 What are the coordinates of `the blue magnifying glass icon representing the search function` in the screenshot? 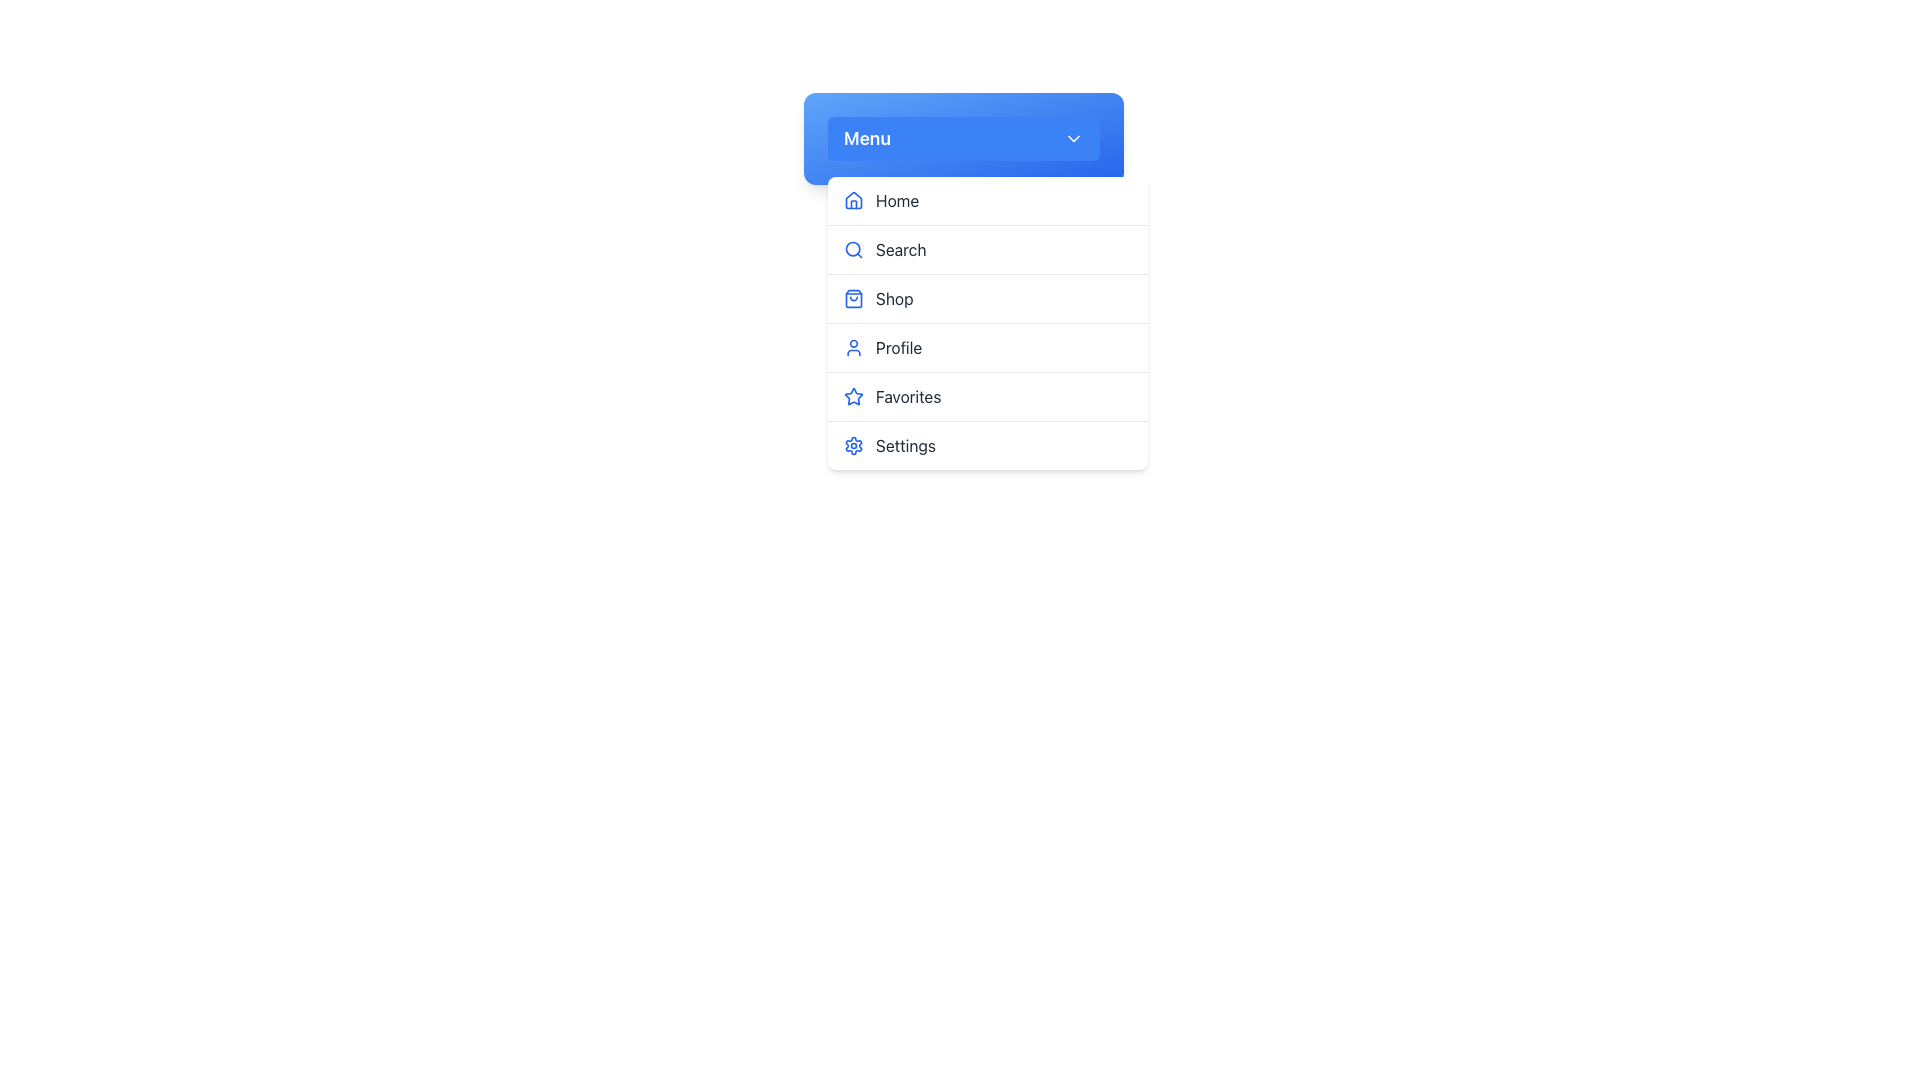 It's located at (854, 249).